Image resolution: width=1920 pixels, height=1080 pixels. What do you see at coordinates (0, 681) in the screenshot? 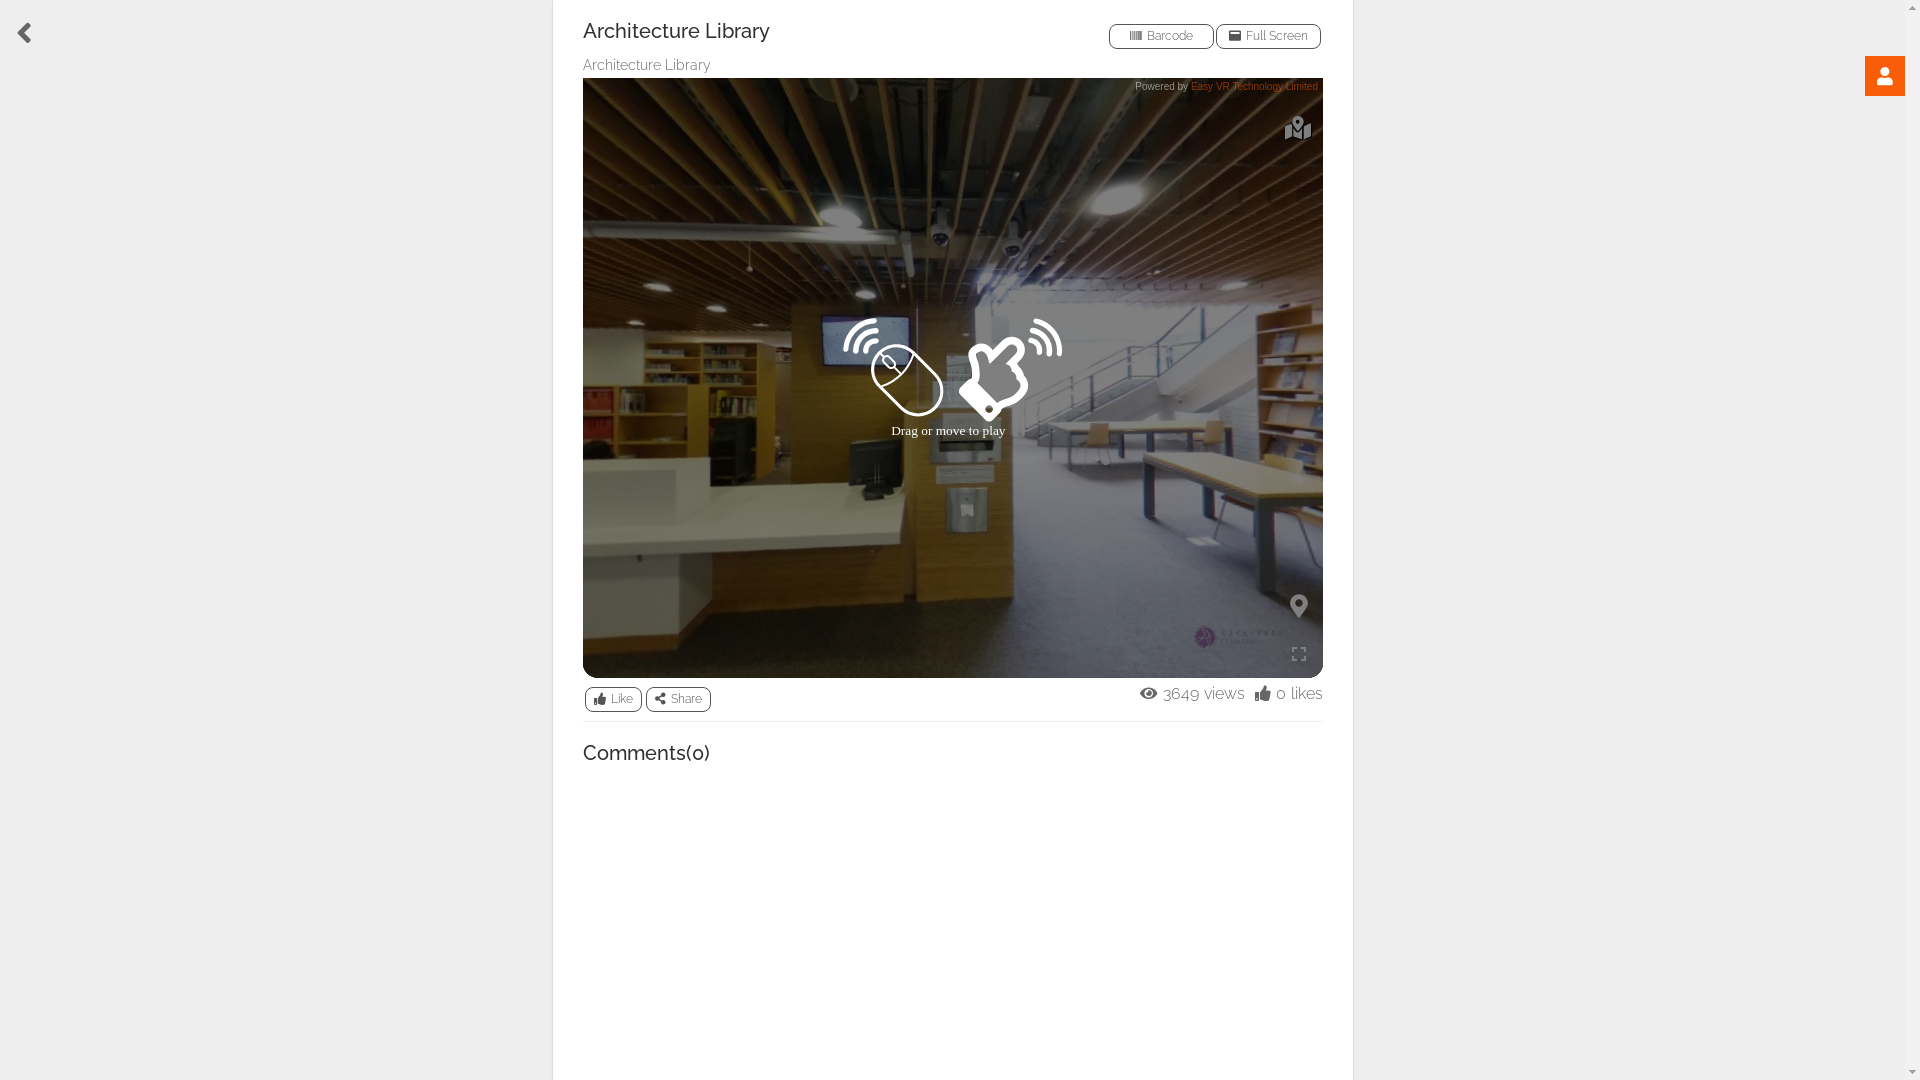
I see `'HEALTH'` at bounding box center [0, 681].